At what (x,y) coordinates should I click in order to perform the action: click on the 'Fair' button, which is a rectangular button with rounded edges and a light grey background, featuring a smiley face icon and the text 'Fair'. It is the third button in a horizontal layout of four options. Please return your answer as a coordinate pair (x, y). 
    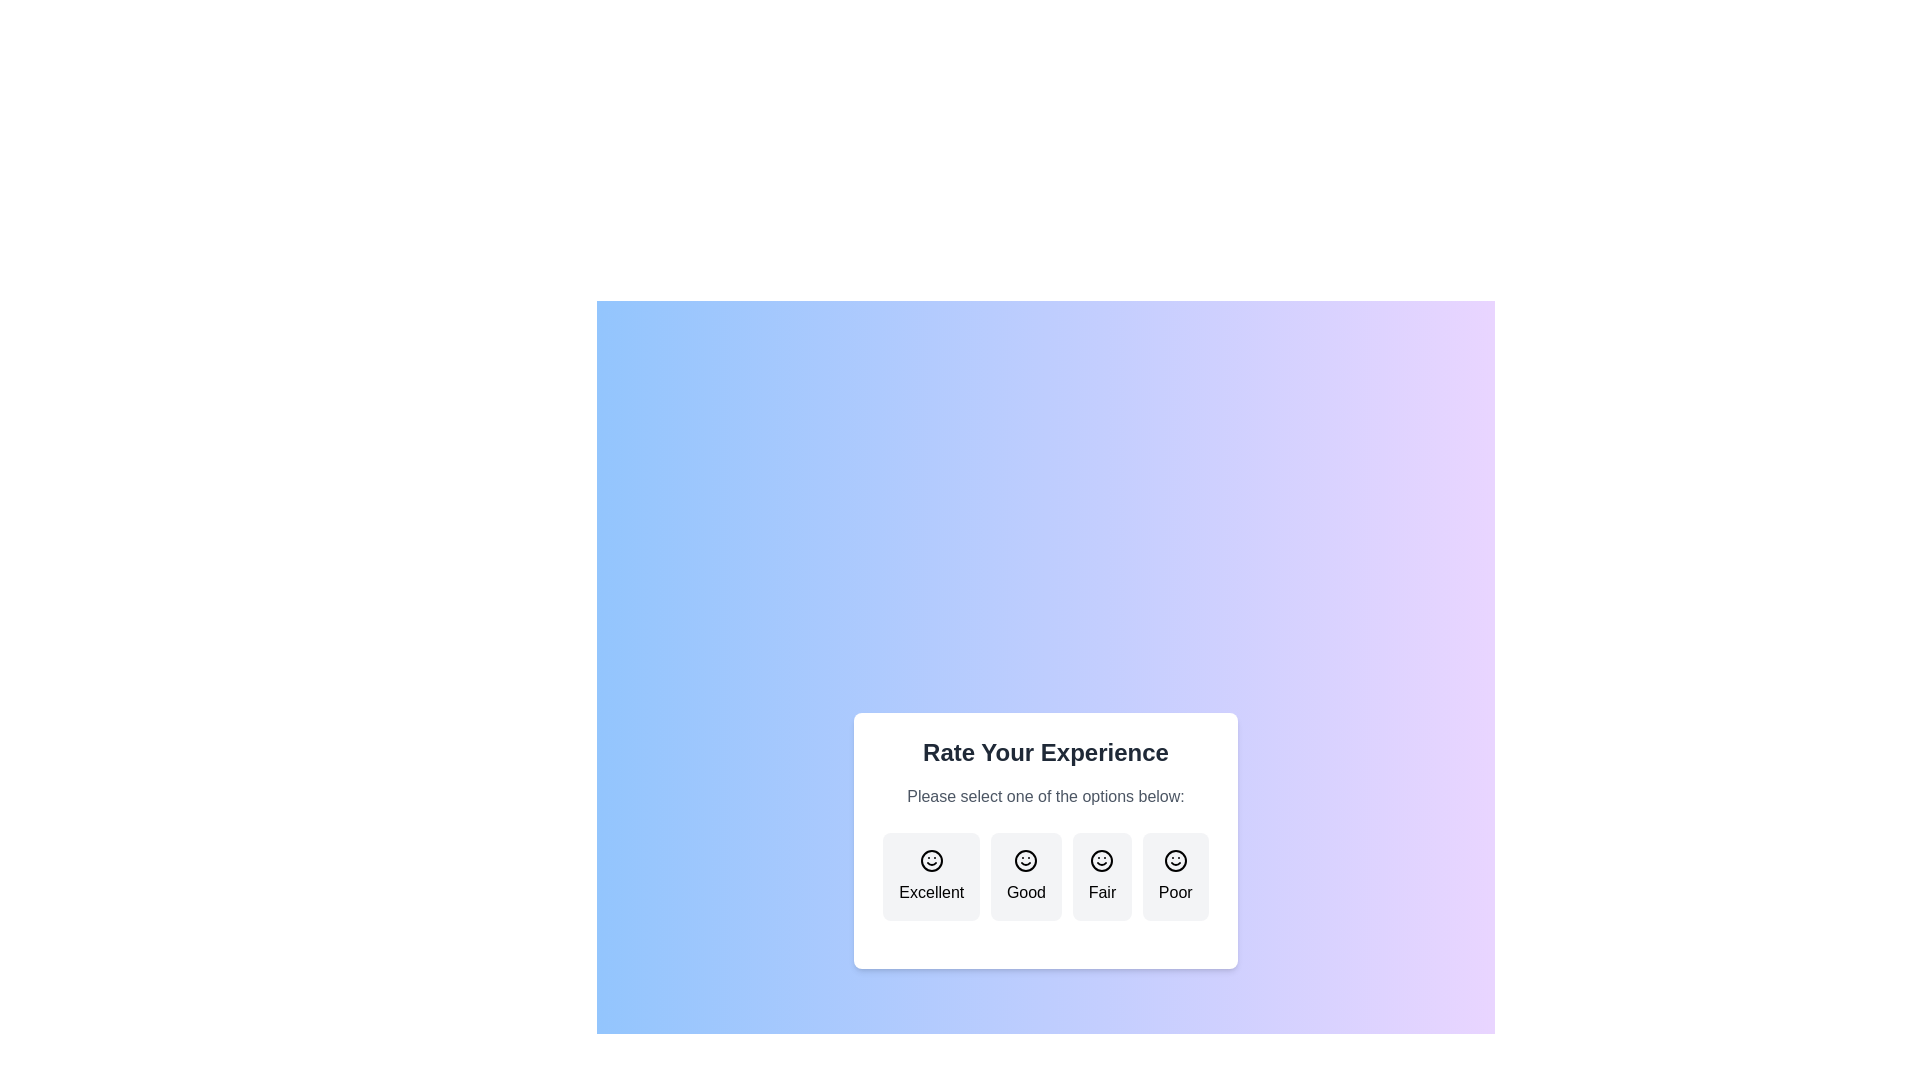
    Looking at the image, I should click on (1101, 875).